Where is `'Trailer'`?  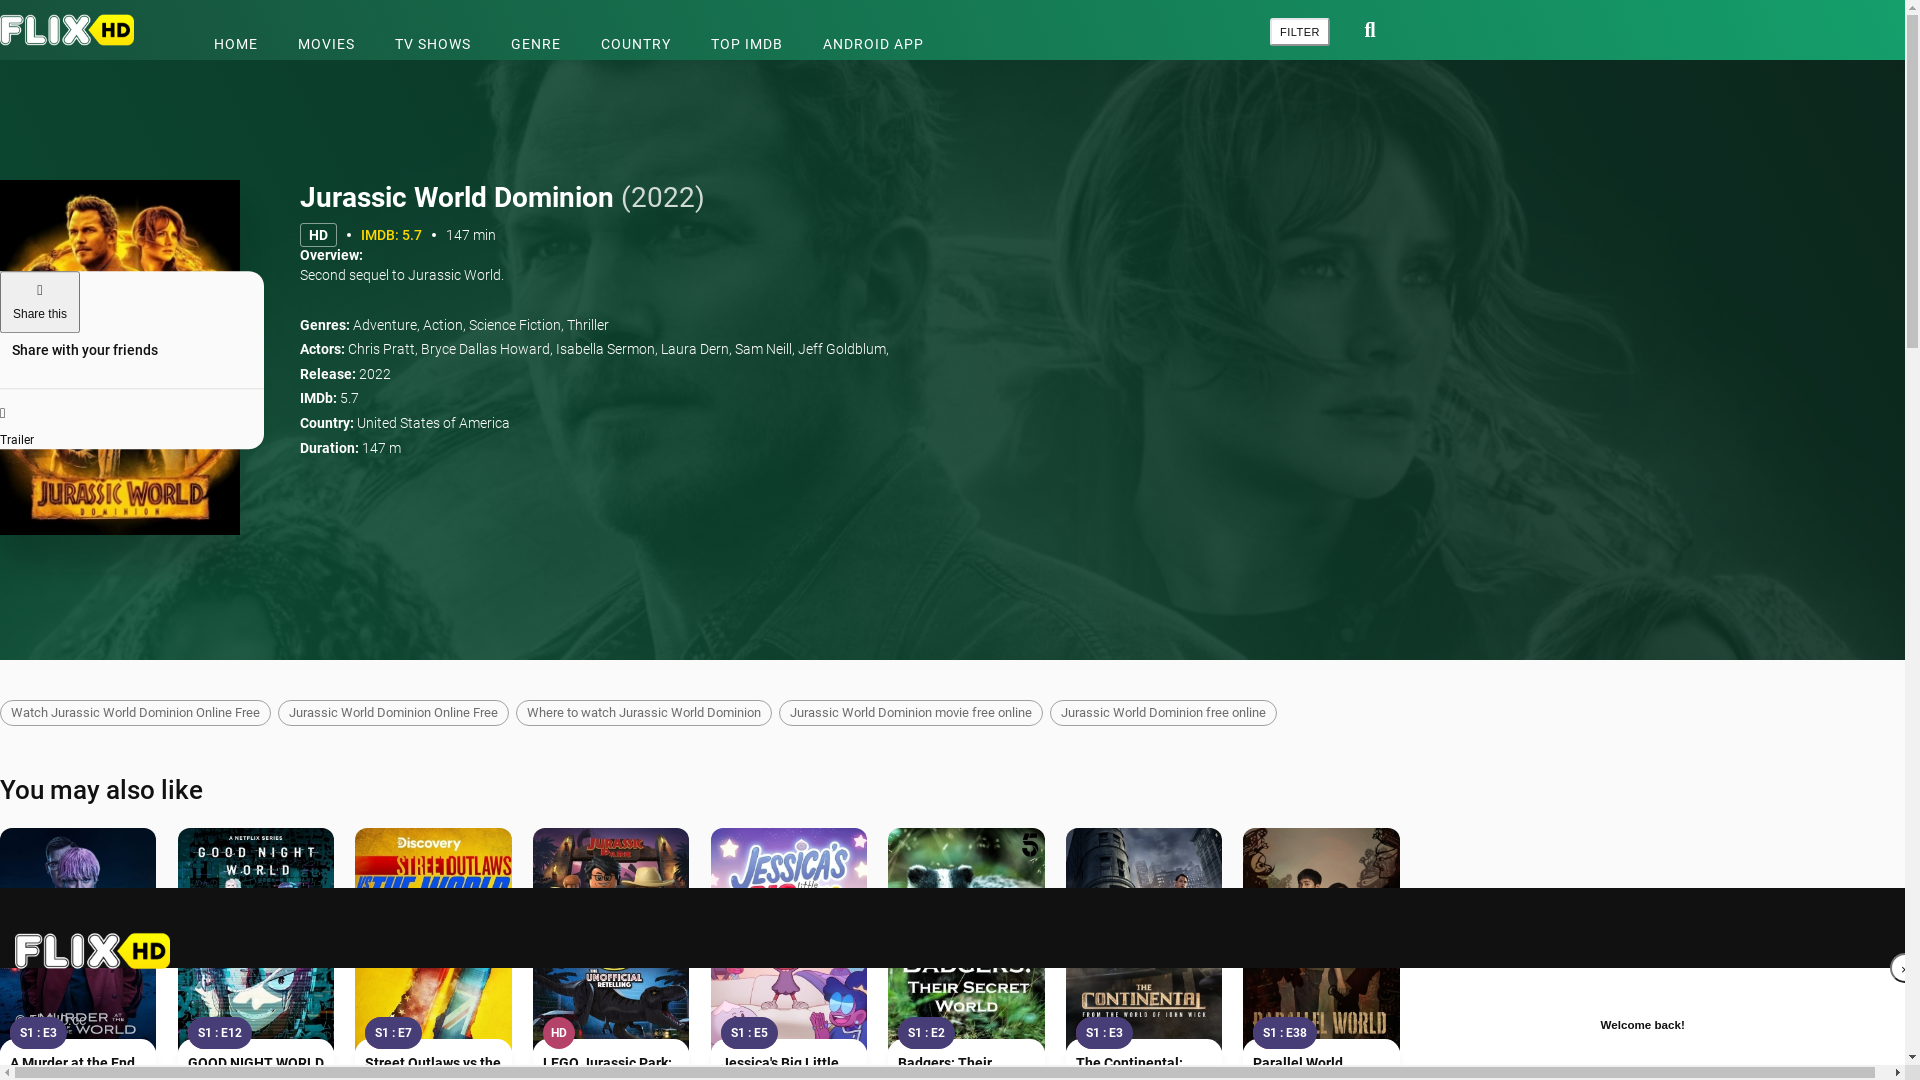
'Trailer' is located at coordinates (131, 418).